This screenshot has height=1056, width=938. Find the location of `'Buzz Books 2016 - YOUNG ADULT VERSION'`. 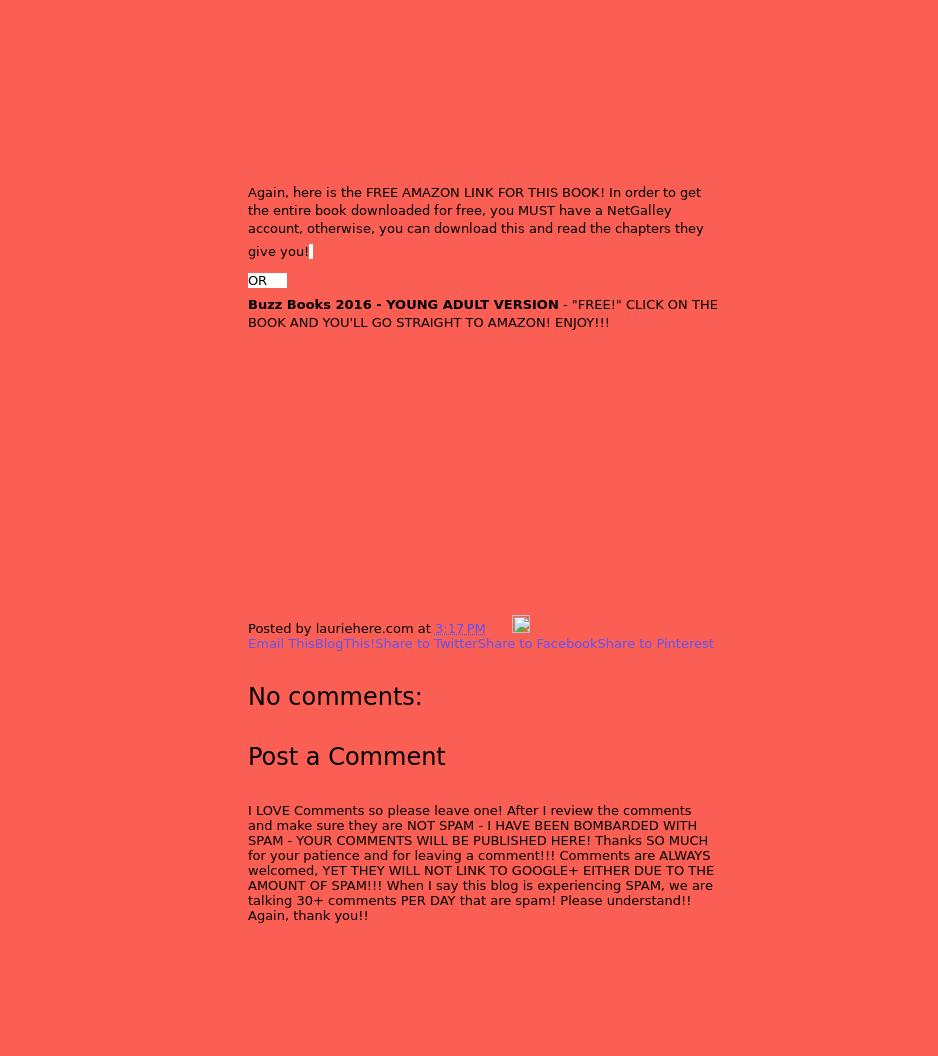

'Buzz Books 2016 - YOUNG ADULT VERSION' is located at coordinates (402, 303).